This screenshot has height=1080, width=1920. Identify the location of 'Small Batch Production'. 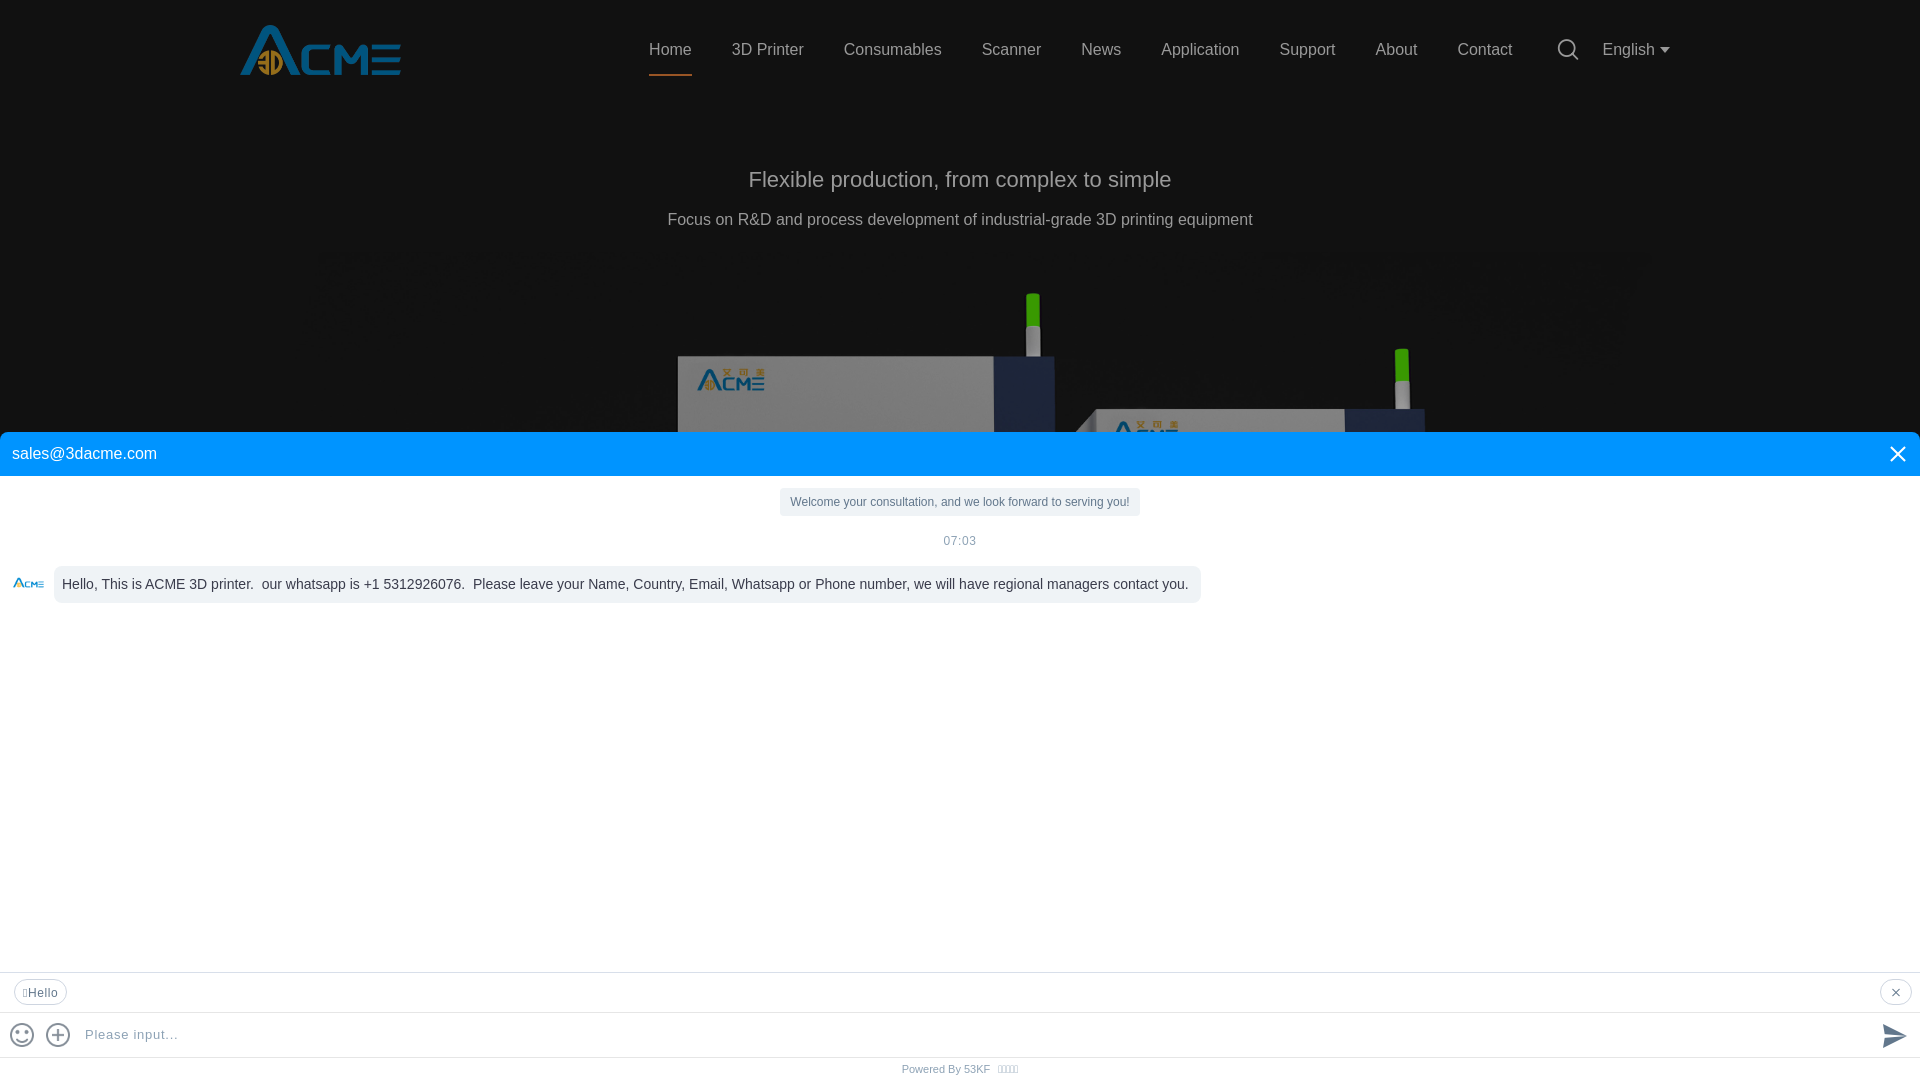
(1048, 1028).